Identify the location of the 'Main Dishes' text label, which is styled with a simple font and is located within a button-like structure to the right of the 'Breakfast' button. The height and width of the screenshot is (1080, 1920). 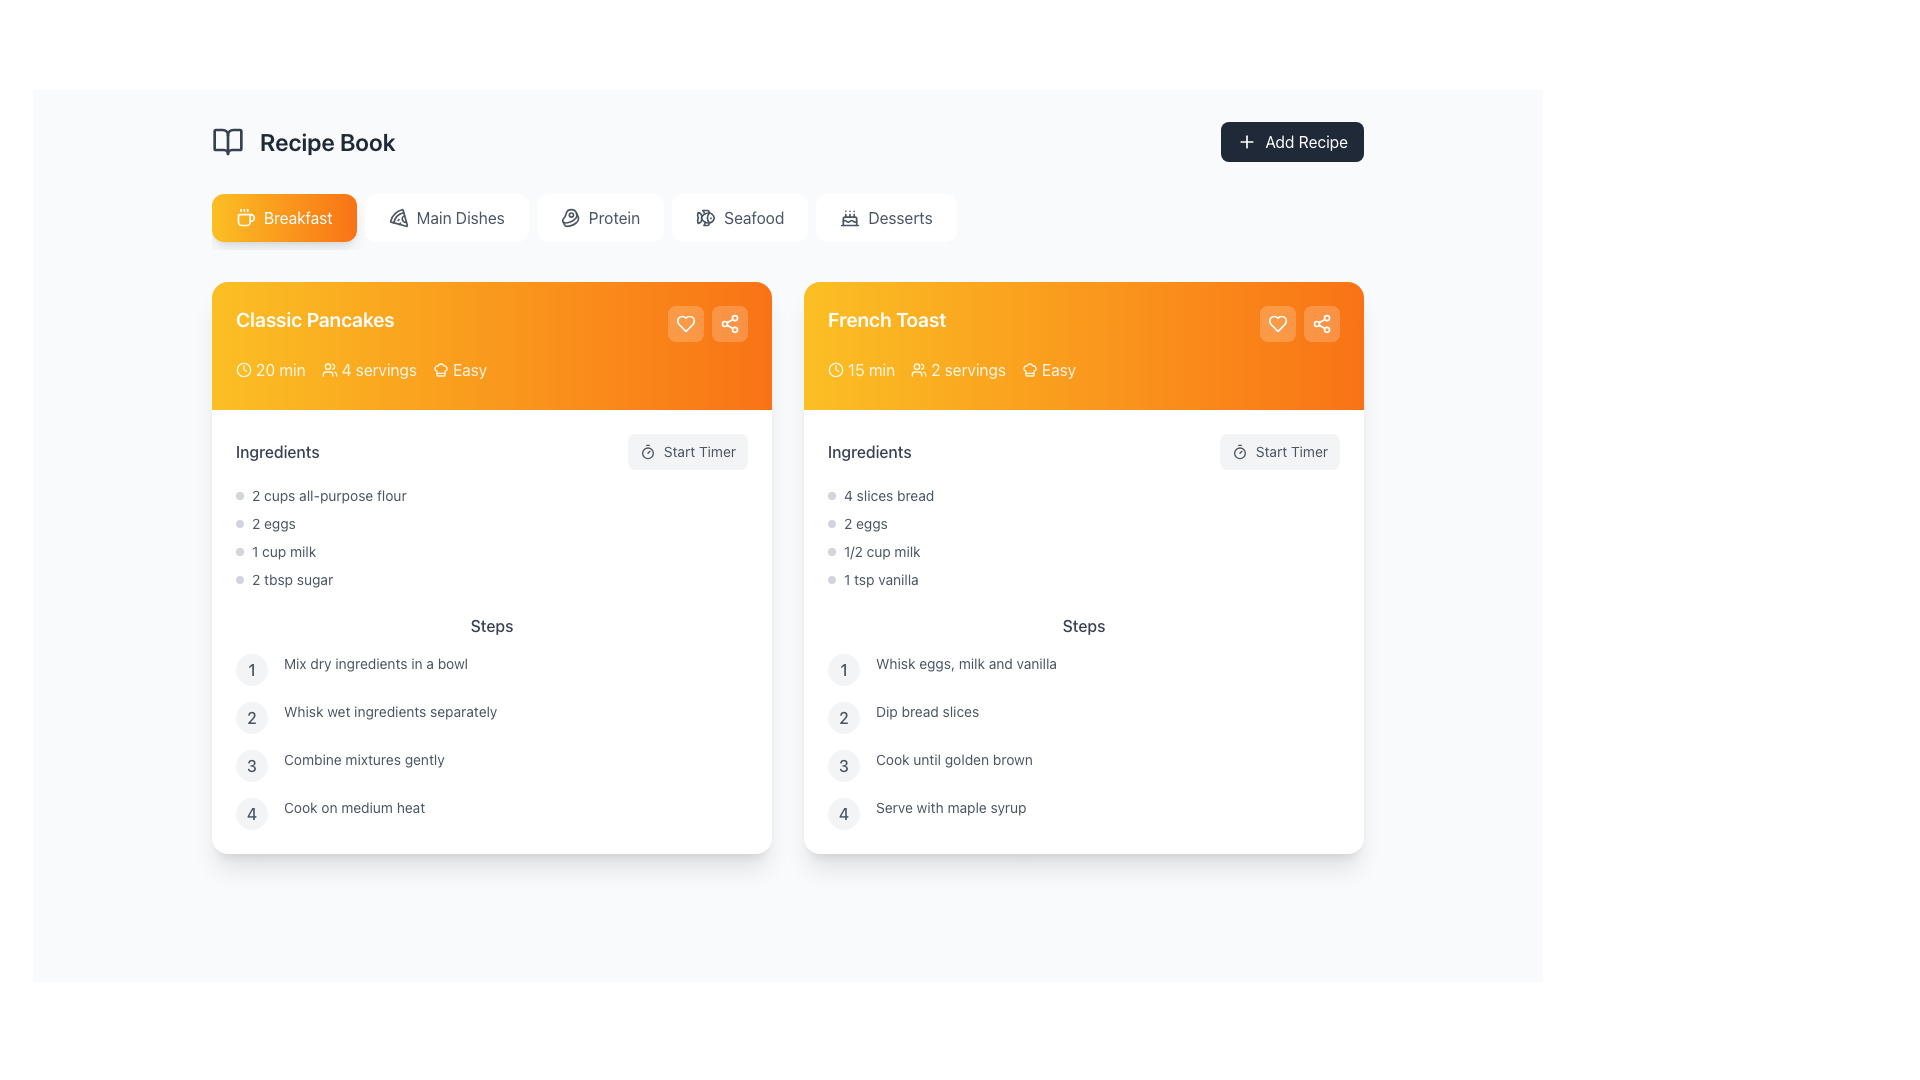
(459, 218).